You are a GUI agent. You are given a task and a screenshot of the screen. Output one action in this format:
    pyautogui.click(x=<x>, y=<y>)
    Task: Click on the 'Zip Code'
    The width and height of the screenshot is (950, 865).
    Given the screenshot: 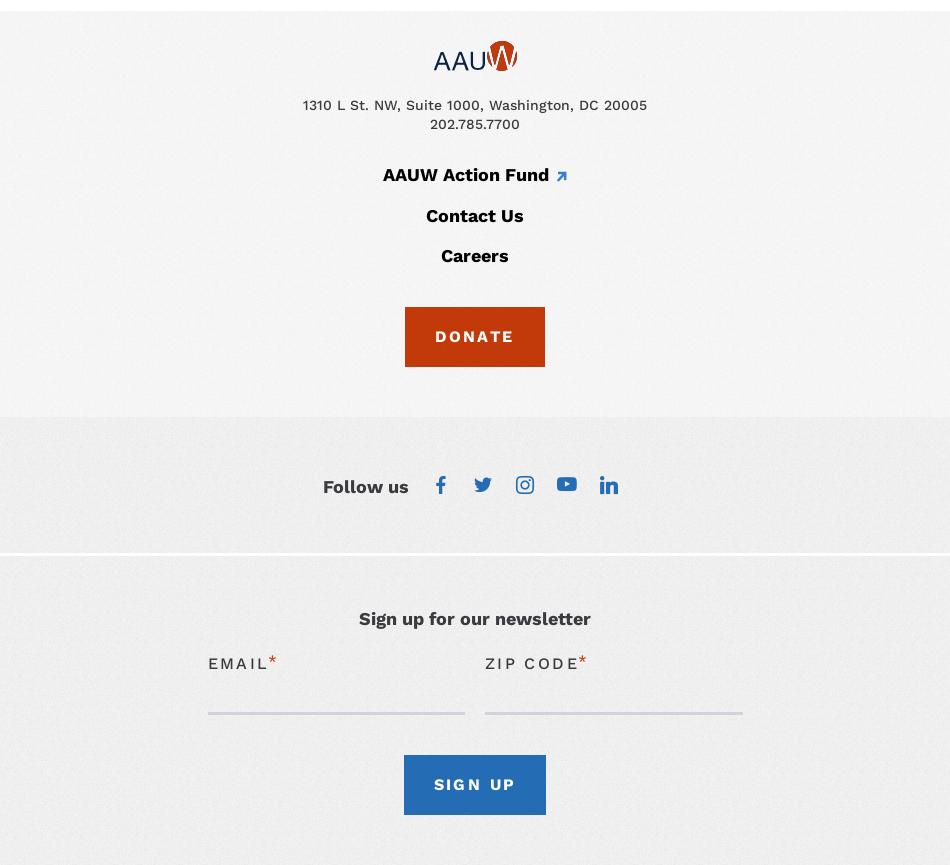 What is the action you would take?
    pyautogui.click(x=532, y=663)
    